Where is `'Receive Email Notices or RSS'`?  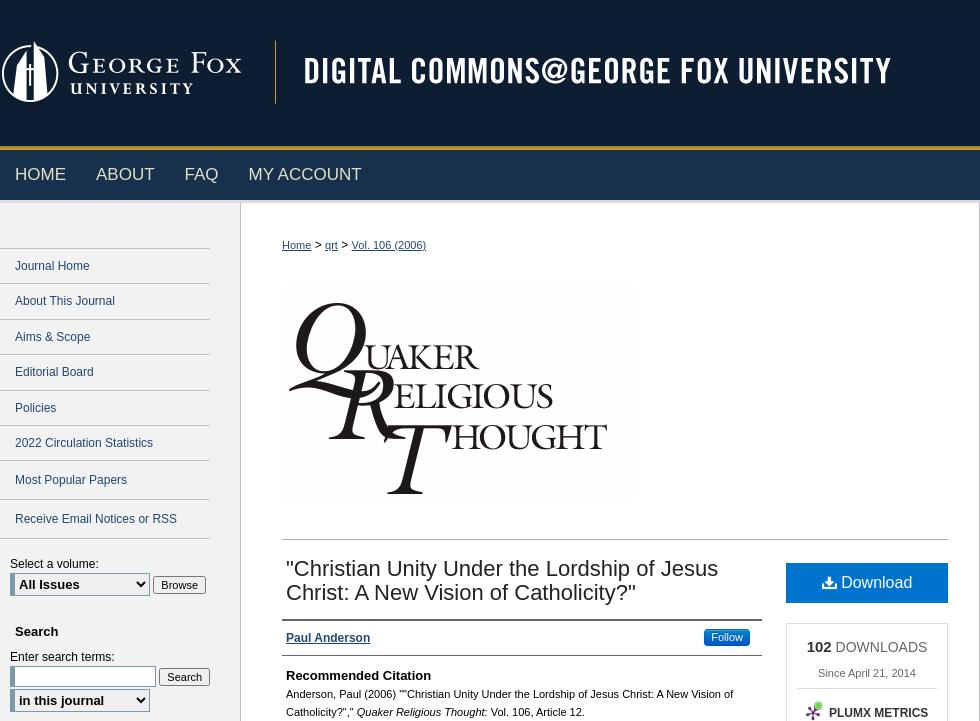
'Receive Email Notices or RSS' is located at coordinates (96, 518).